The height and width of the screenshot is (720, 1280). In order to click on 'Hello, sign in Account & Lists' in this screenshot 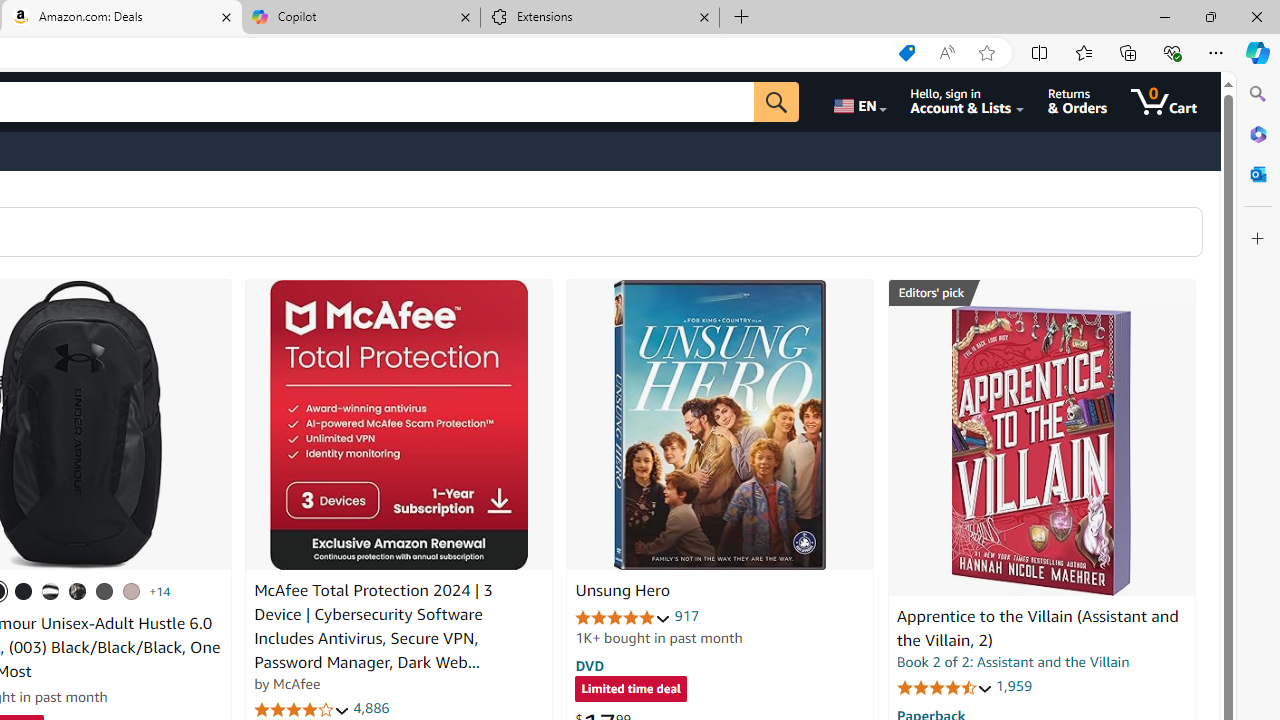, I will do `click(967, 101)`.